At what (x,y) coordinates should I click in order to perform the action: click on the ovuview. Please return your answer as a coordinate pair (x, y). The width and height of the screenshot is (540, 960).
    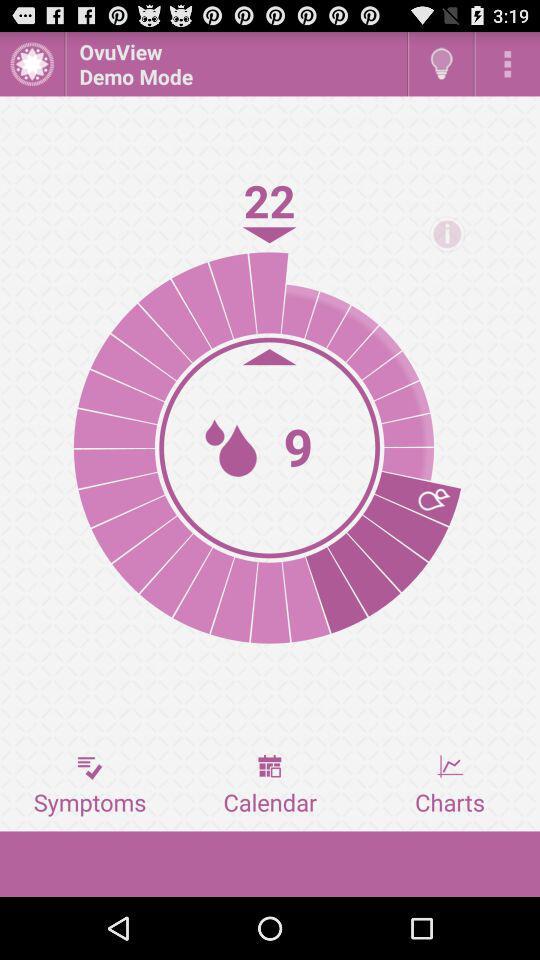
    Looking at the image, I should click on (235, 63).